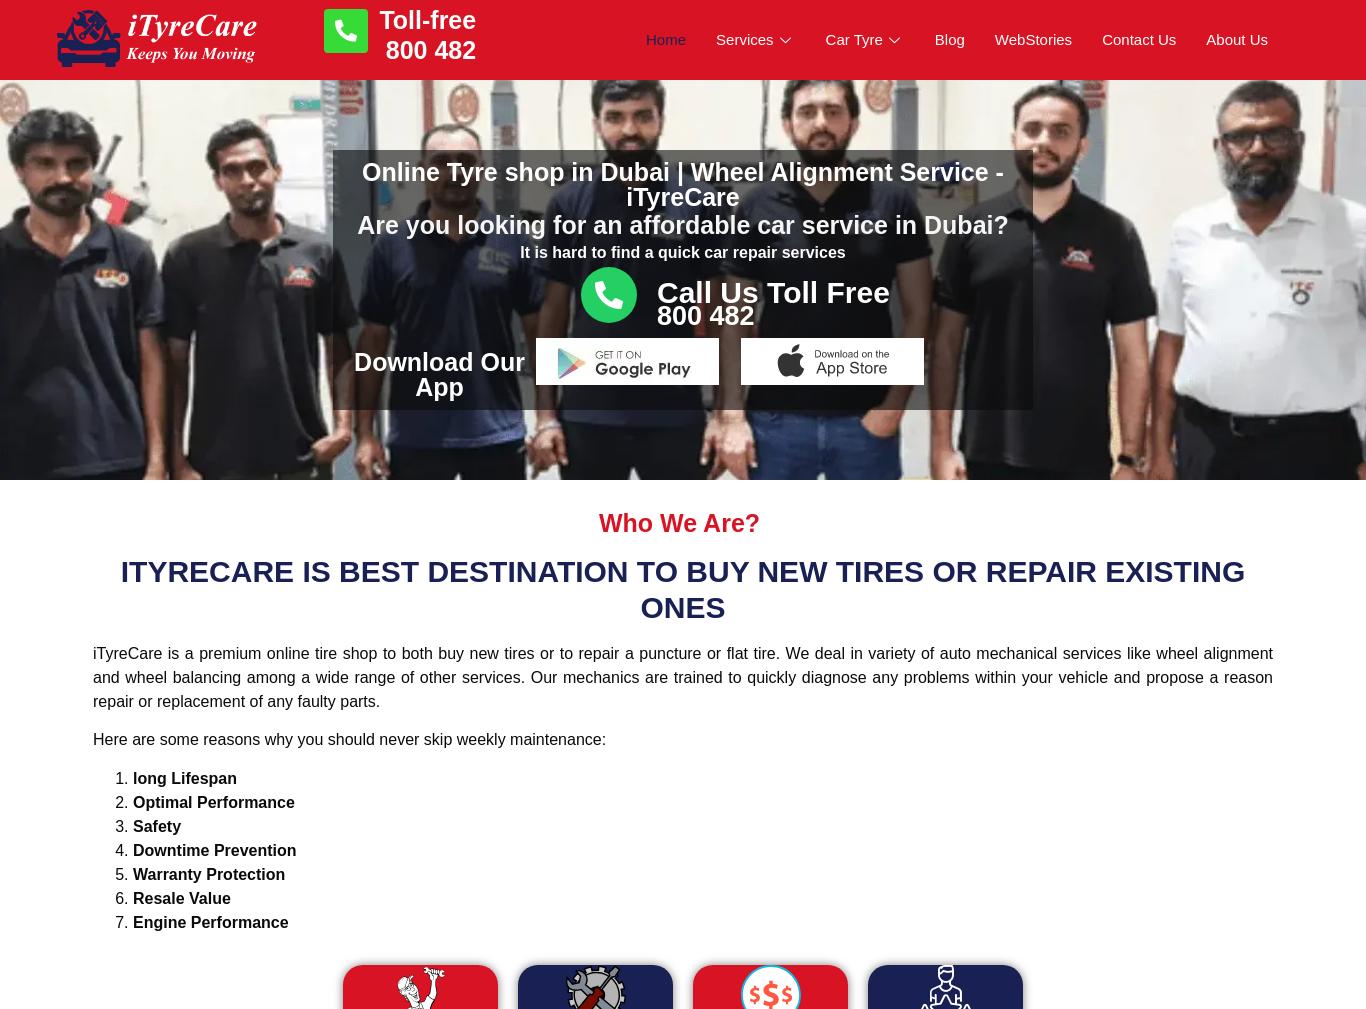  What do you see at coordinates (209, 921) in the screenshot?
I see `'Engine Performance'` at bounding box center [209, 921].